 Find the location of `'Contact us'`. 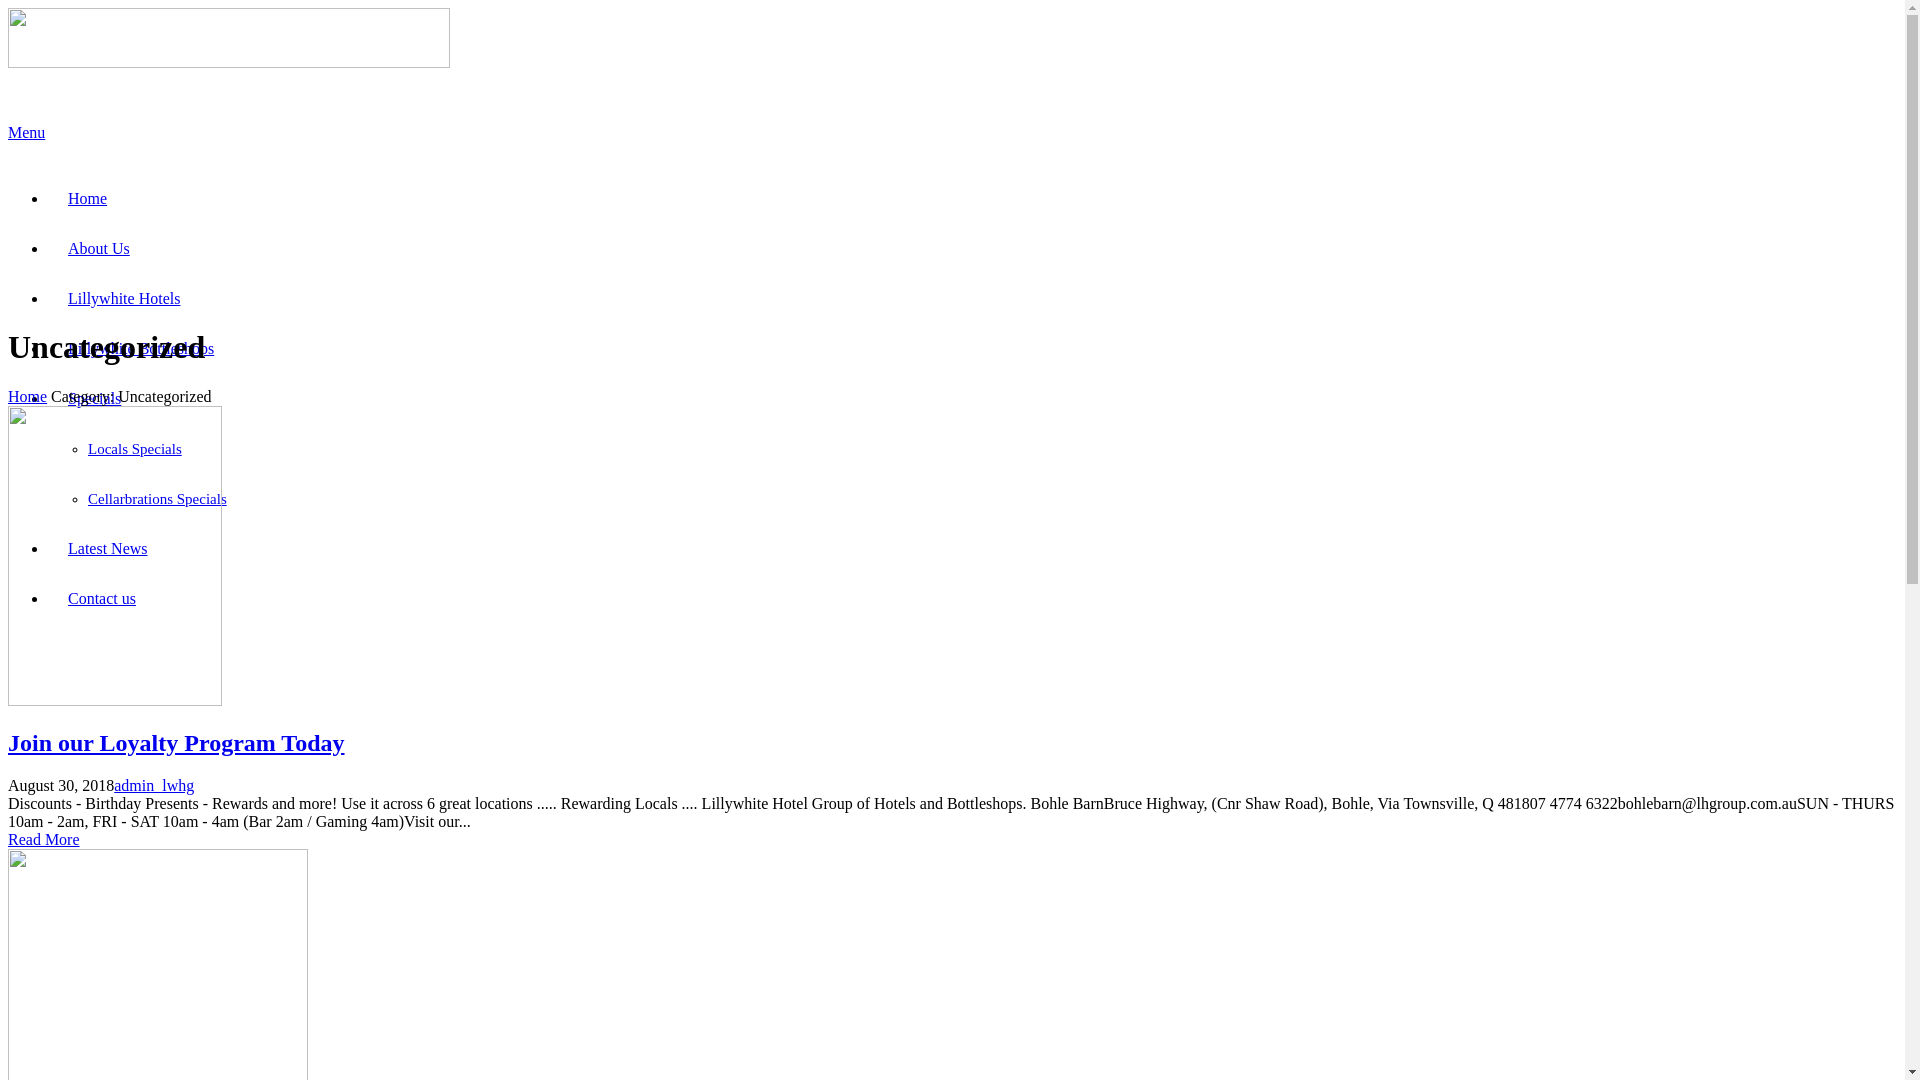

'Contact us' is located at coordinates (100, 597).